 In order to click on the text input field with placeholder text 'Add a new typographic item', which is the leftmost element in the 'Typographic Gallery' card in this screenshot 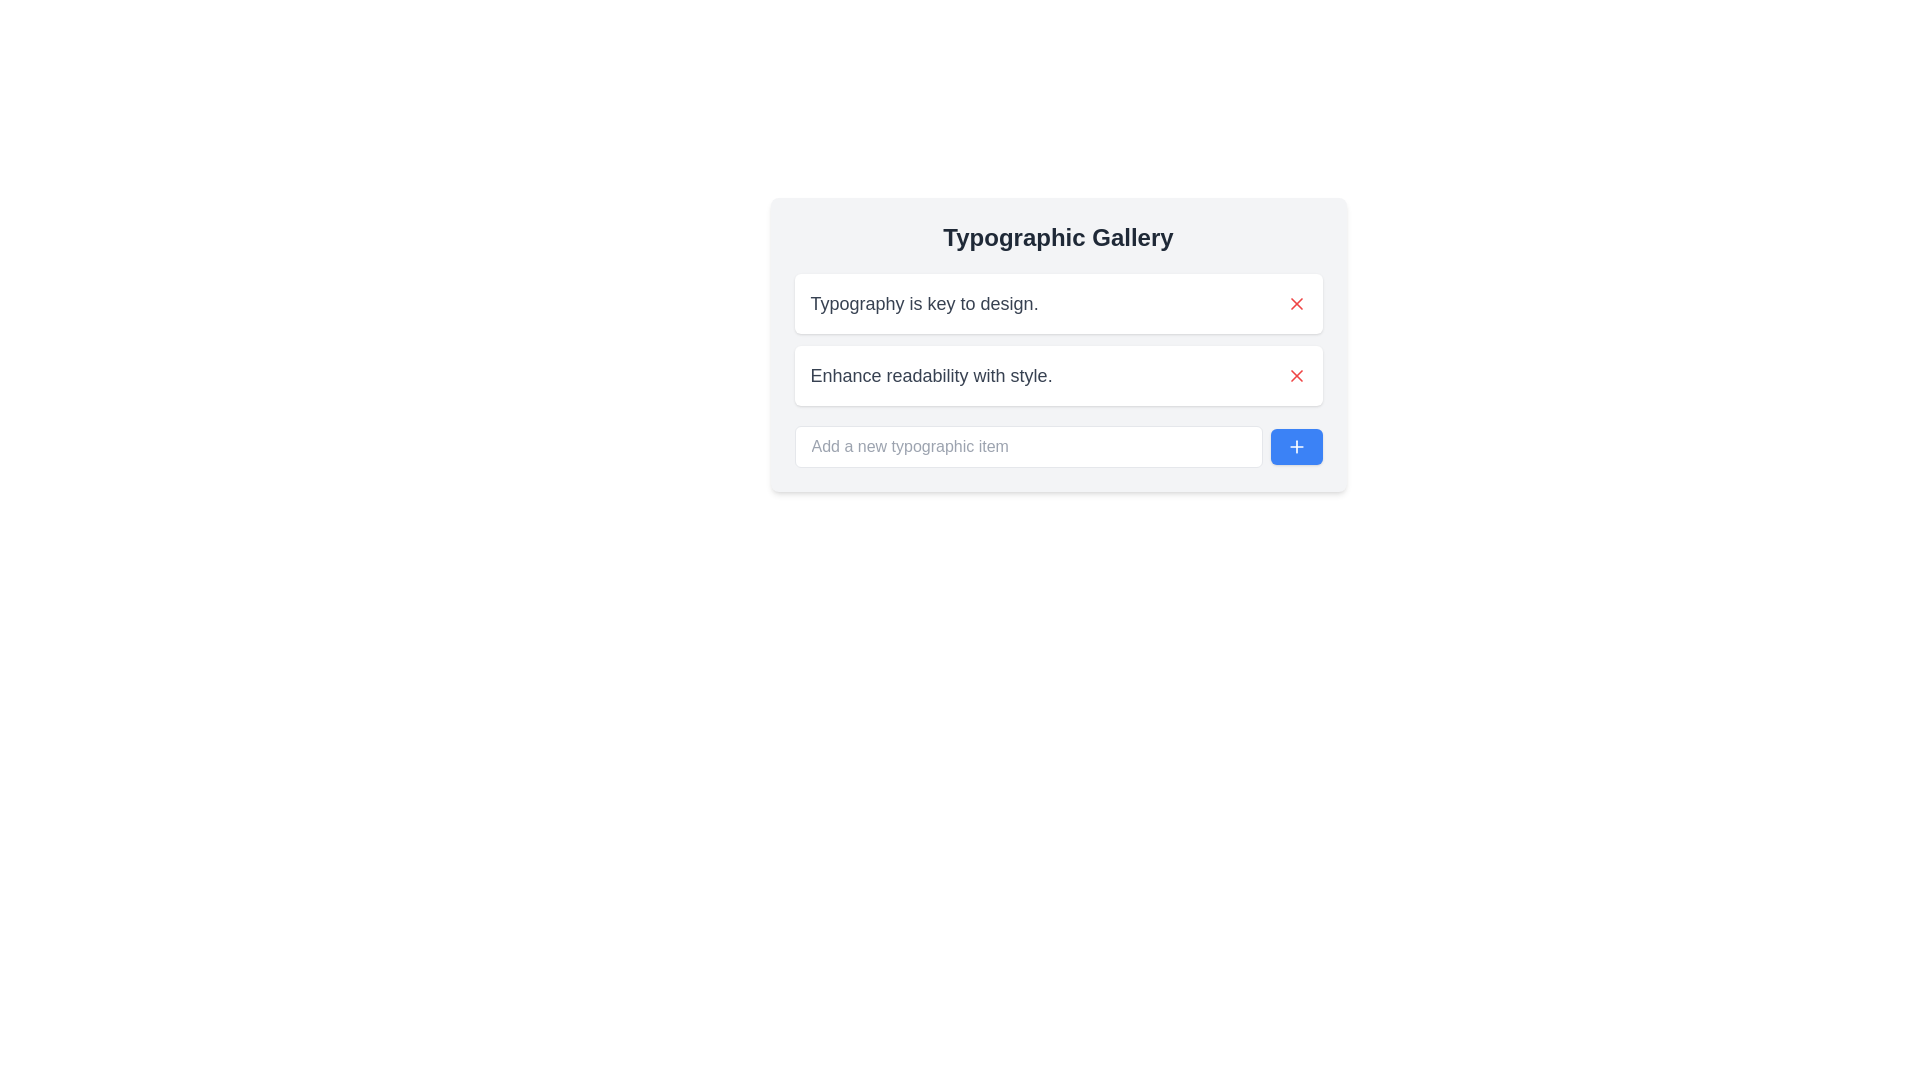, I will do `click(1028, 446)`.